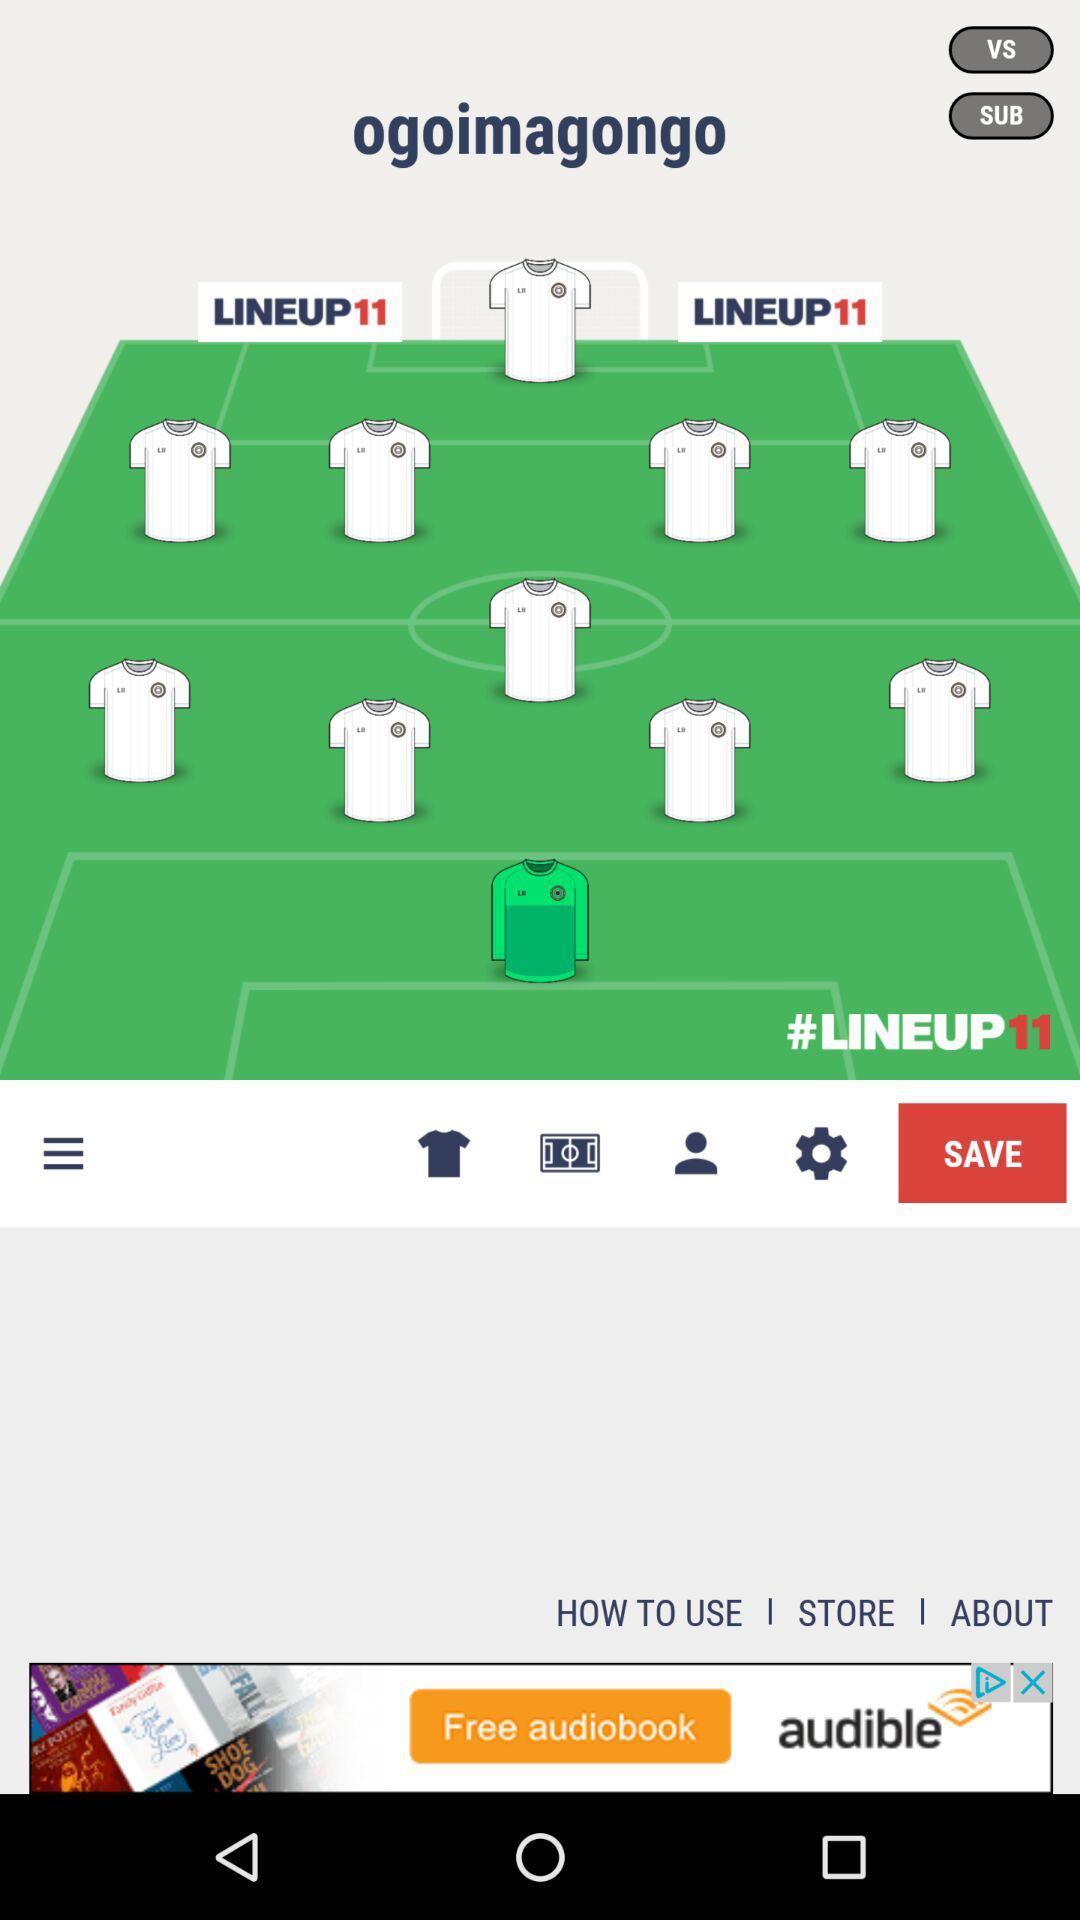 The image size is (1080, 1920). What do you see at coordinates (570, 1153) in the screenshot?
I see `the icon which is before profile icon` at bounding box center [570, 1153].